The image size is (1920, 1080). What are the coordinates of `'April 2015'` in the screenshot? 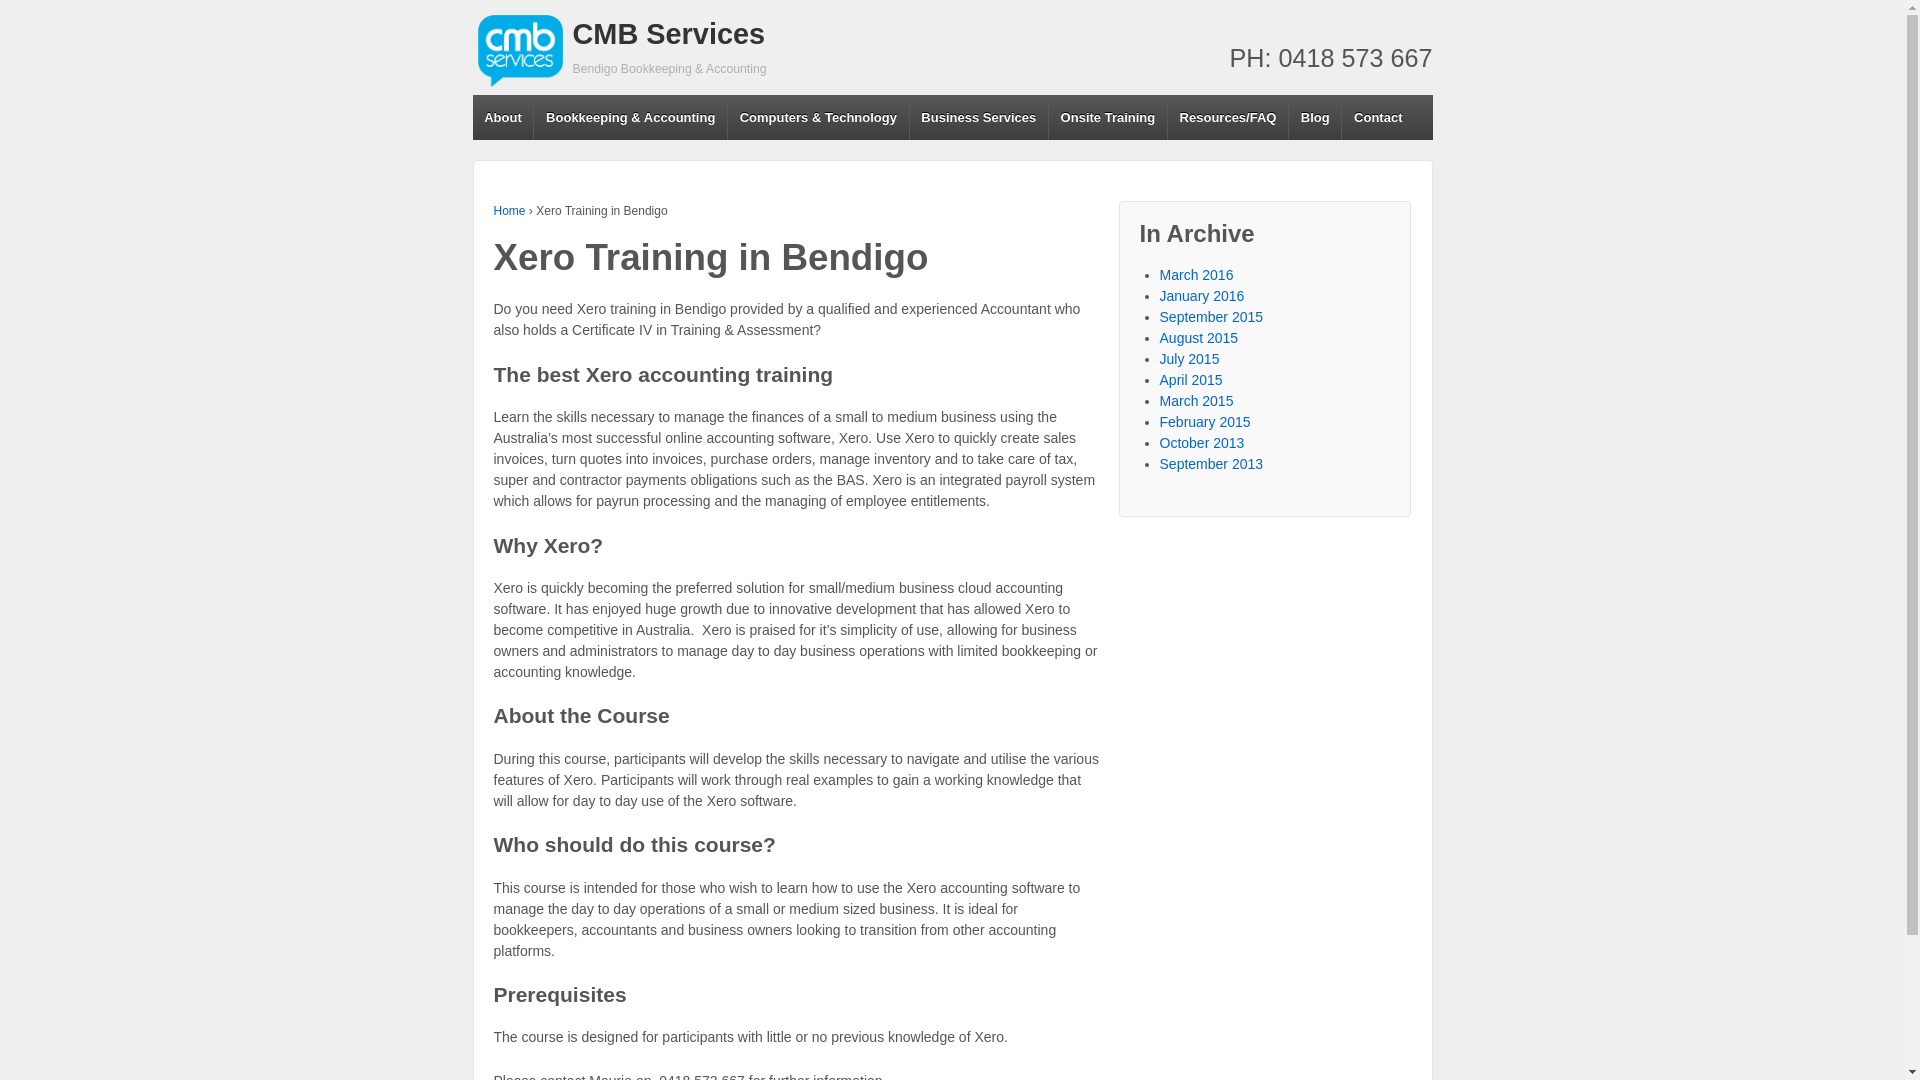 It's located at (1191, 380).